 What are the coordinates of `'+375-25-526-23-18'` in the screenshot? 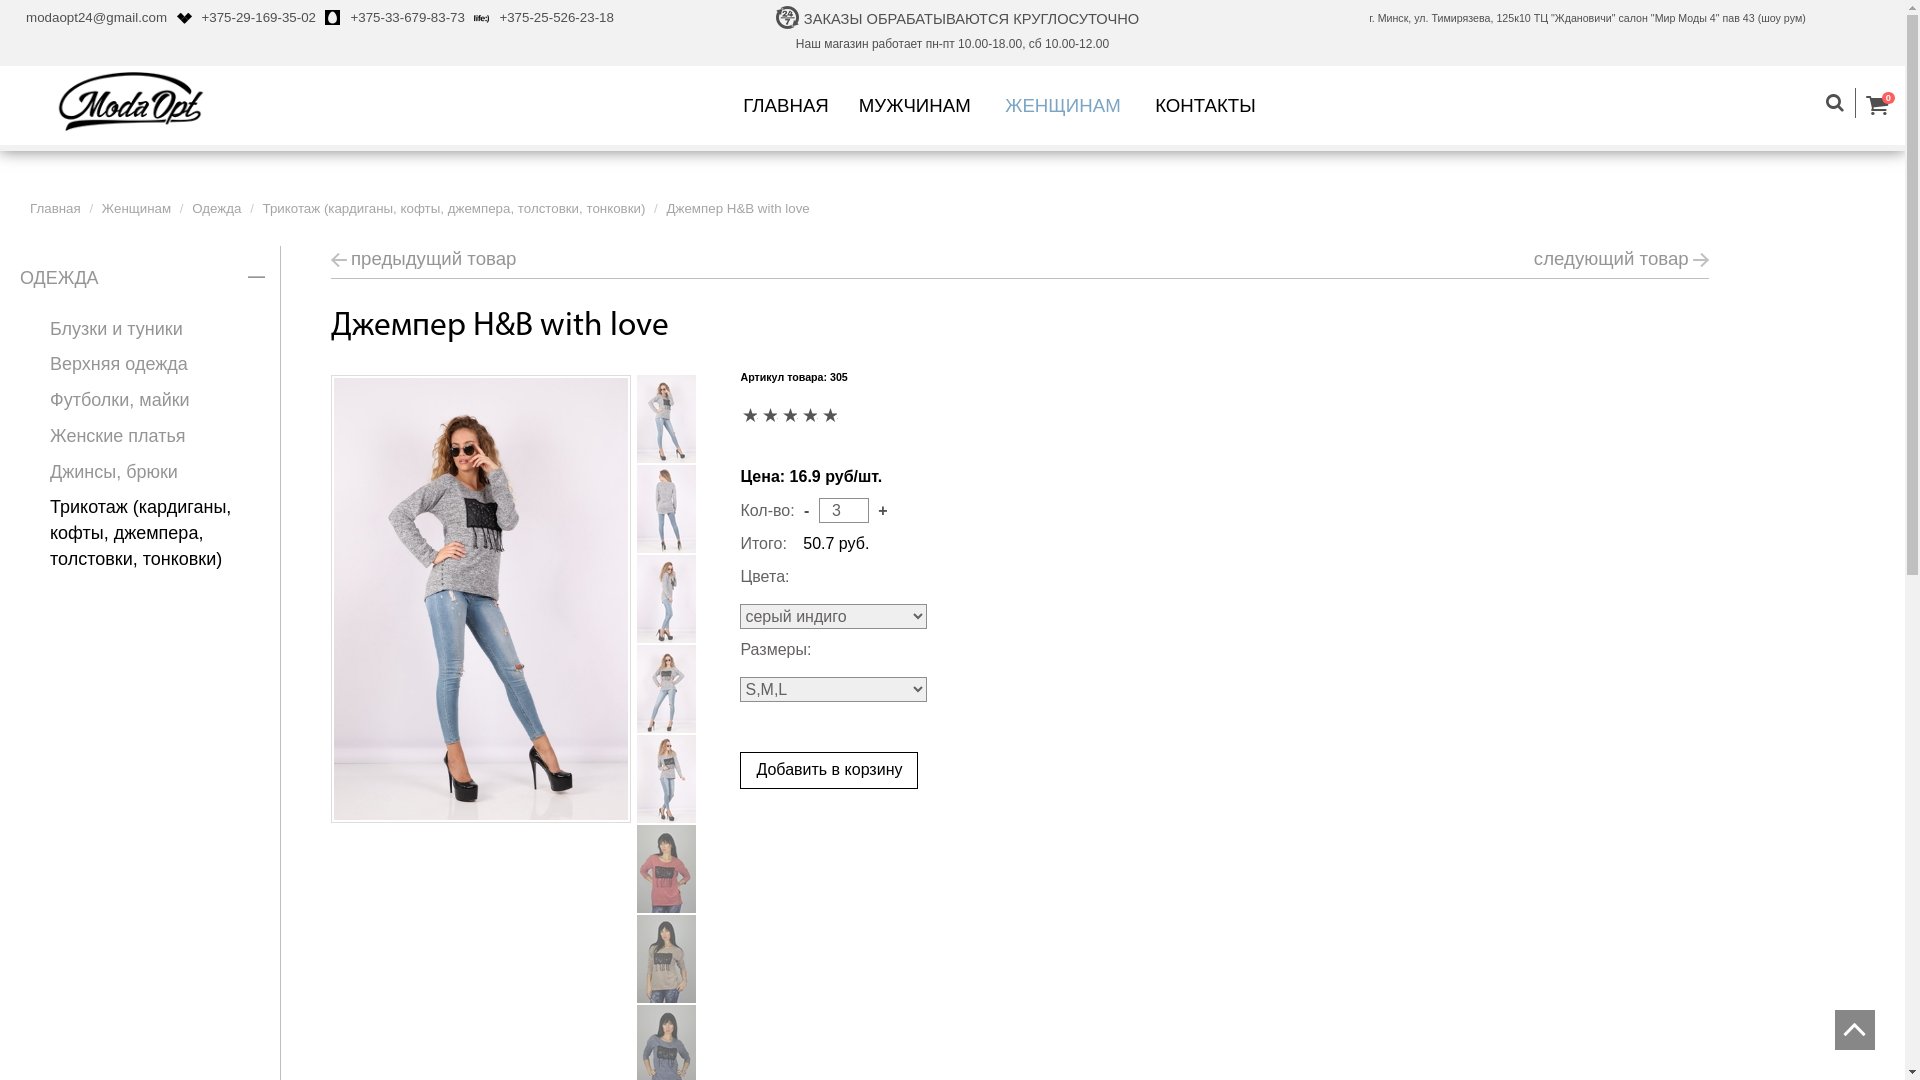 It's located at (499, 17).